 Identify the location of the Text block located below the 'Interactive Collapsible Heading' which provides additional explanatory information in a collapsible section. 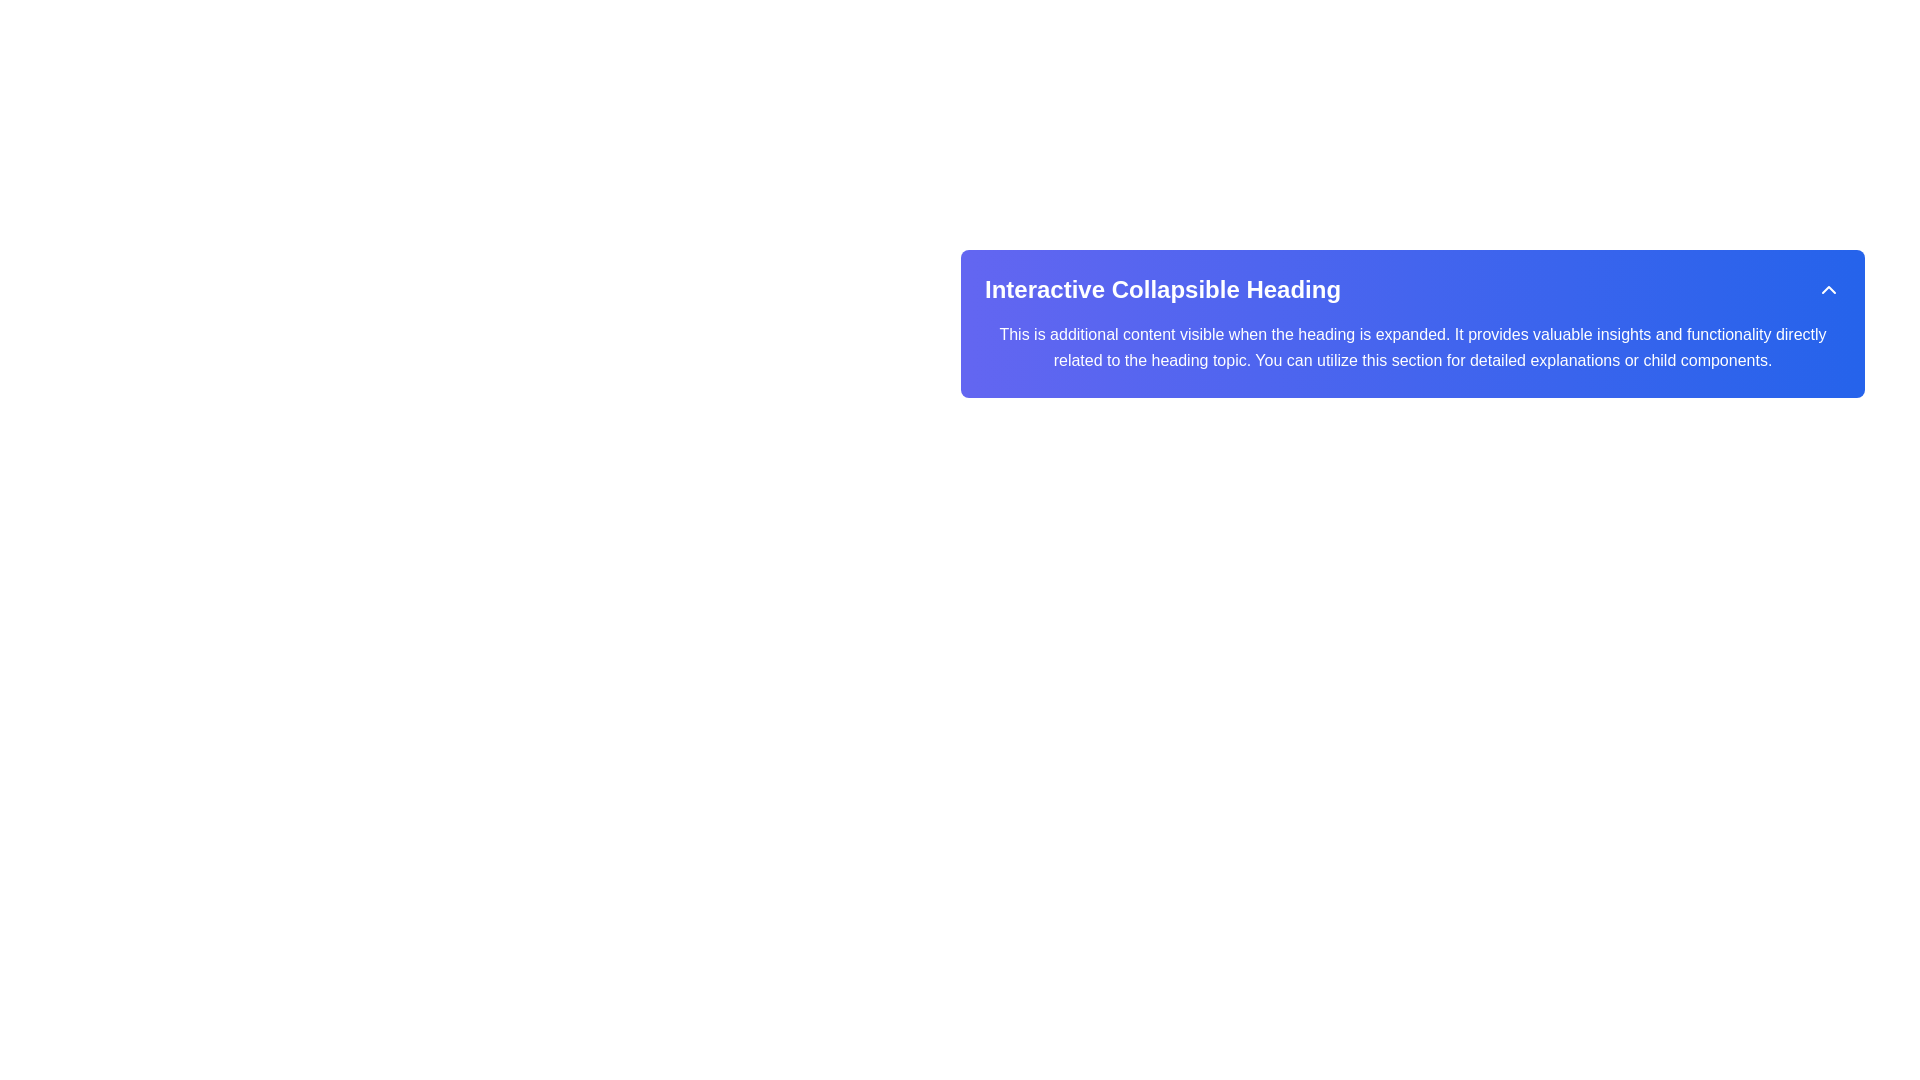
(1411, 346).